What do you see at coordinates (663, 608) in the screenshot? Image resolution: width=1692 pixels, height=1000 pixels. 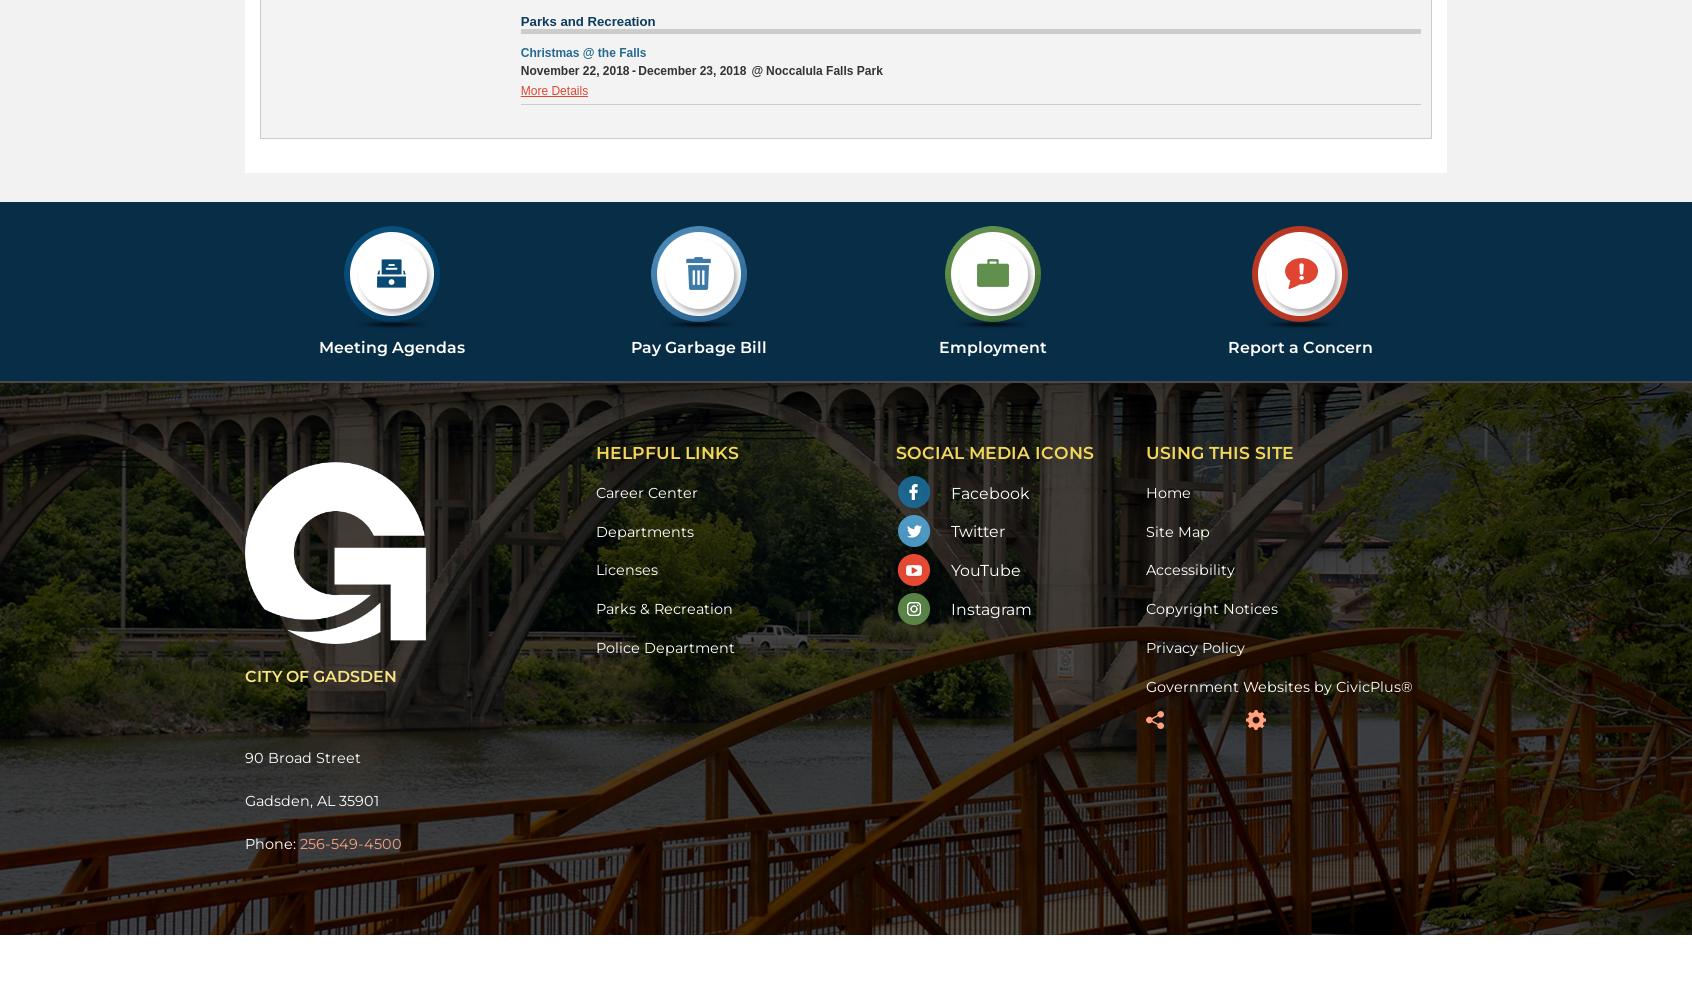 I see `'Parks & Recreation'` at bounding box center [663, 608].